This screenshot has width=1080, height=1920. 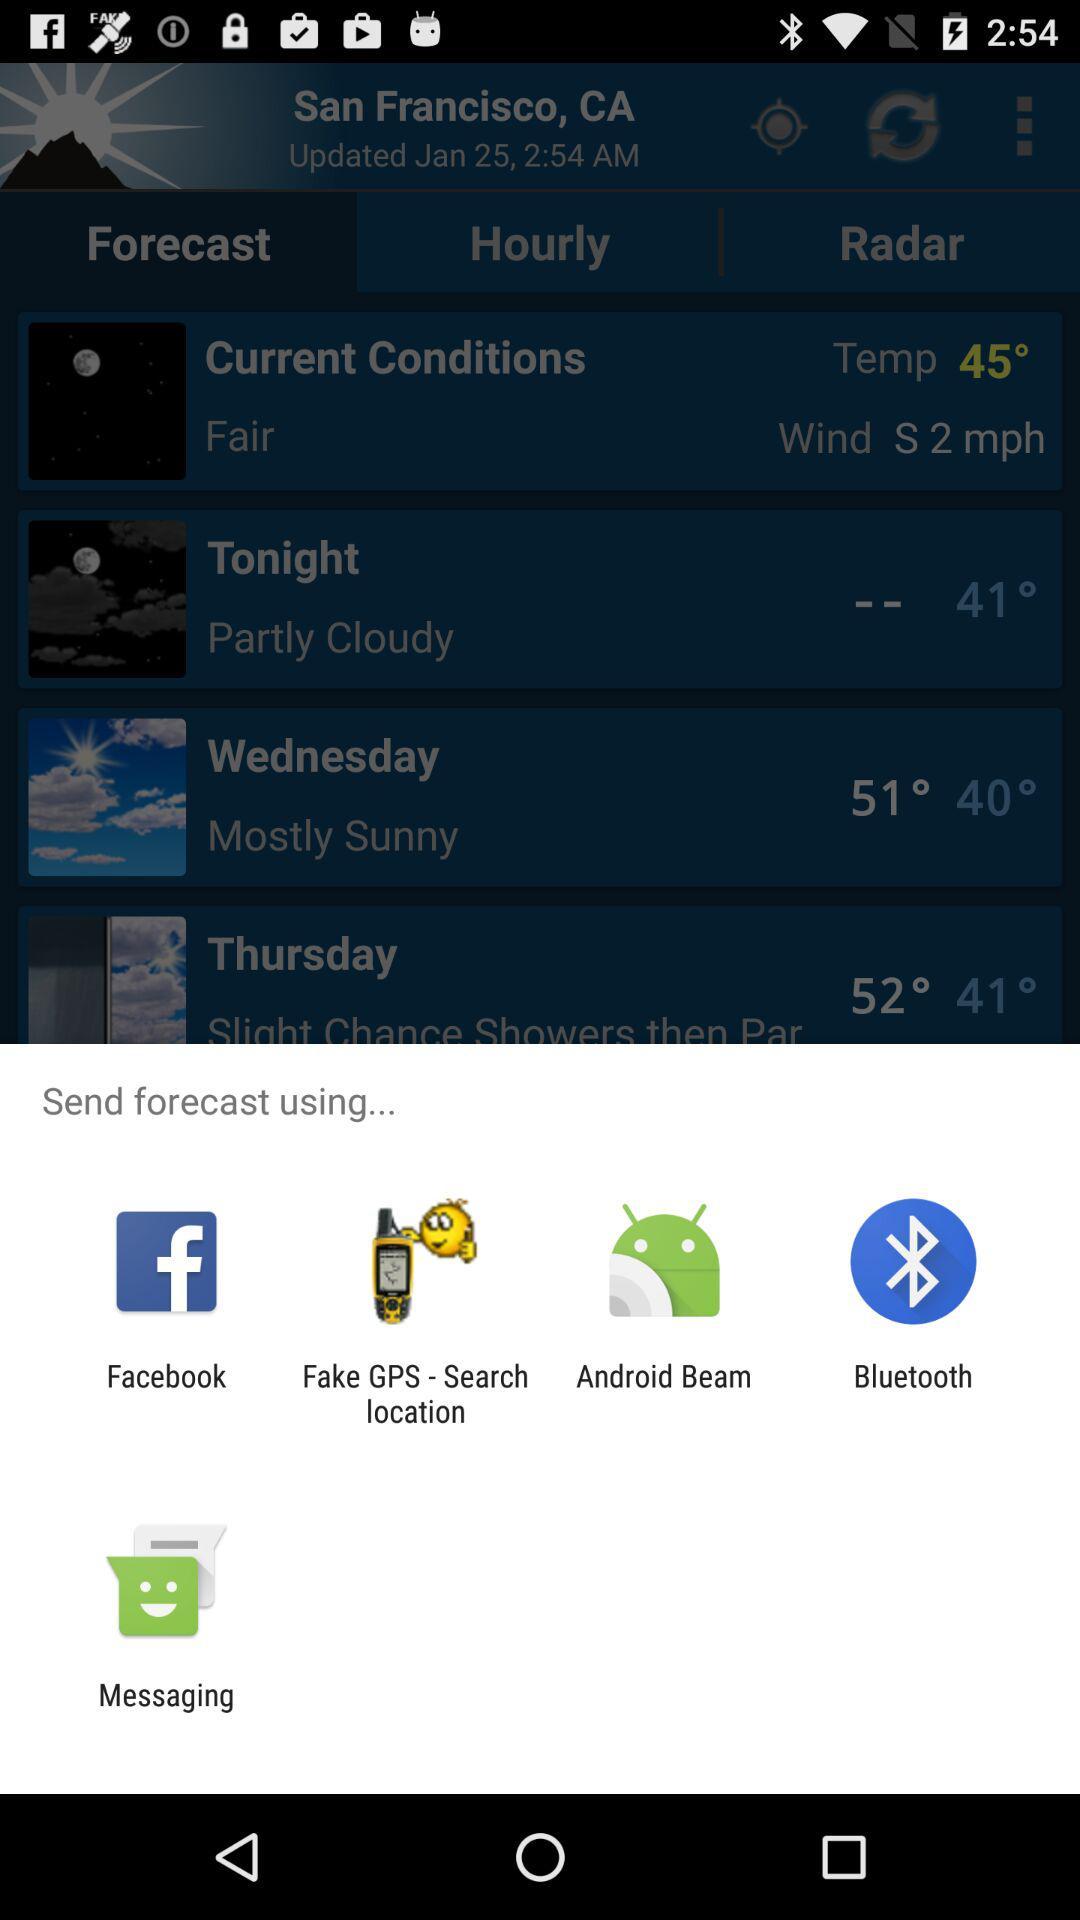 I want to click on app to the left of bluetooth icon, so click(x=664, y=1392).